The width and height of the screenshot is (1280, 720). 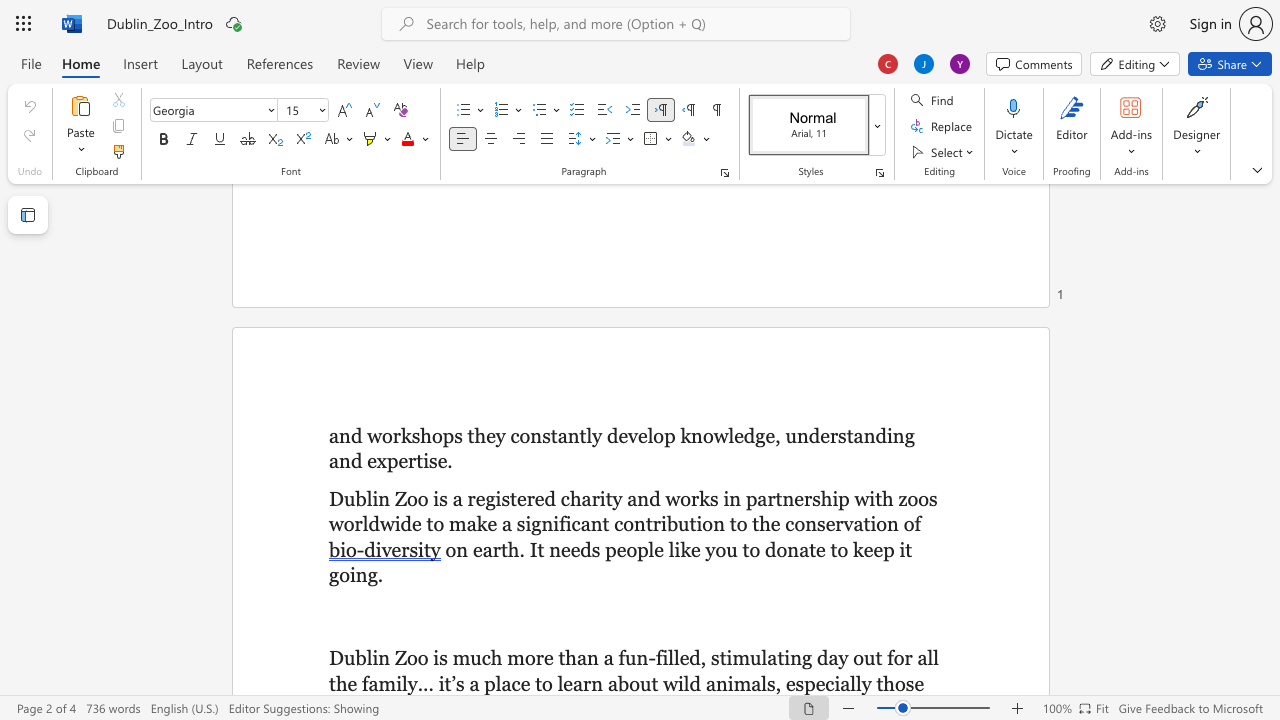 What do you see at coordinates (620, 658) in the screenshot?
I see `the 1th character "f" in the text` at bounding box center [620, 658].